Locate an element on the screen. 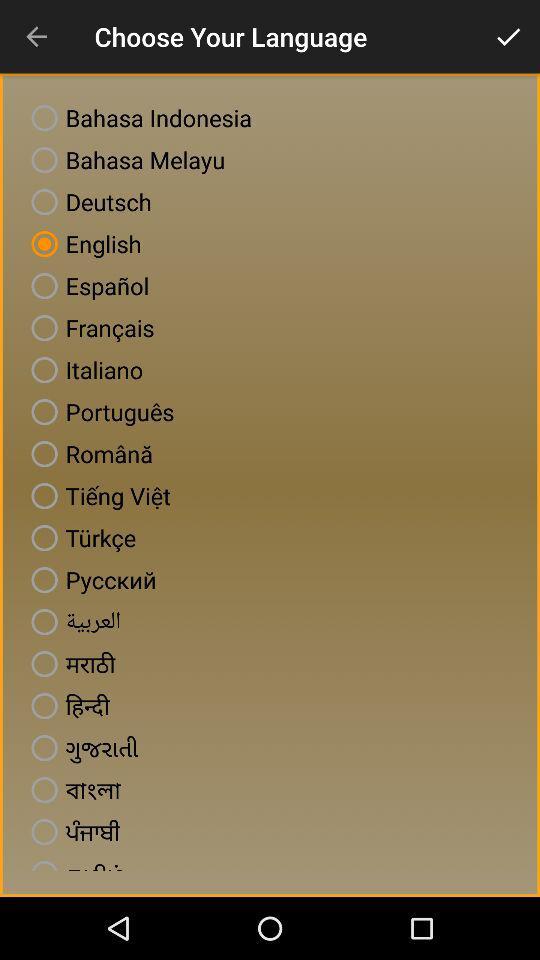 This screenshot has height=960, width=540. item below the bahasa indonesia item is located at coordinates (124, 159).